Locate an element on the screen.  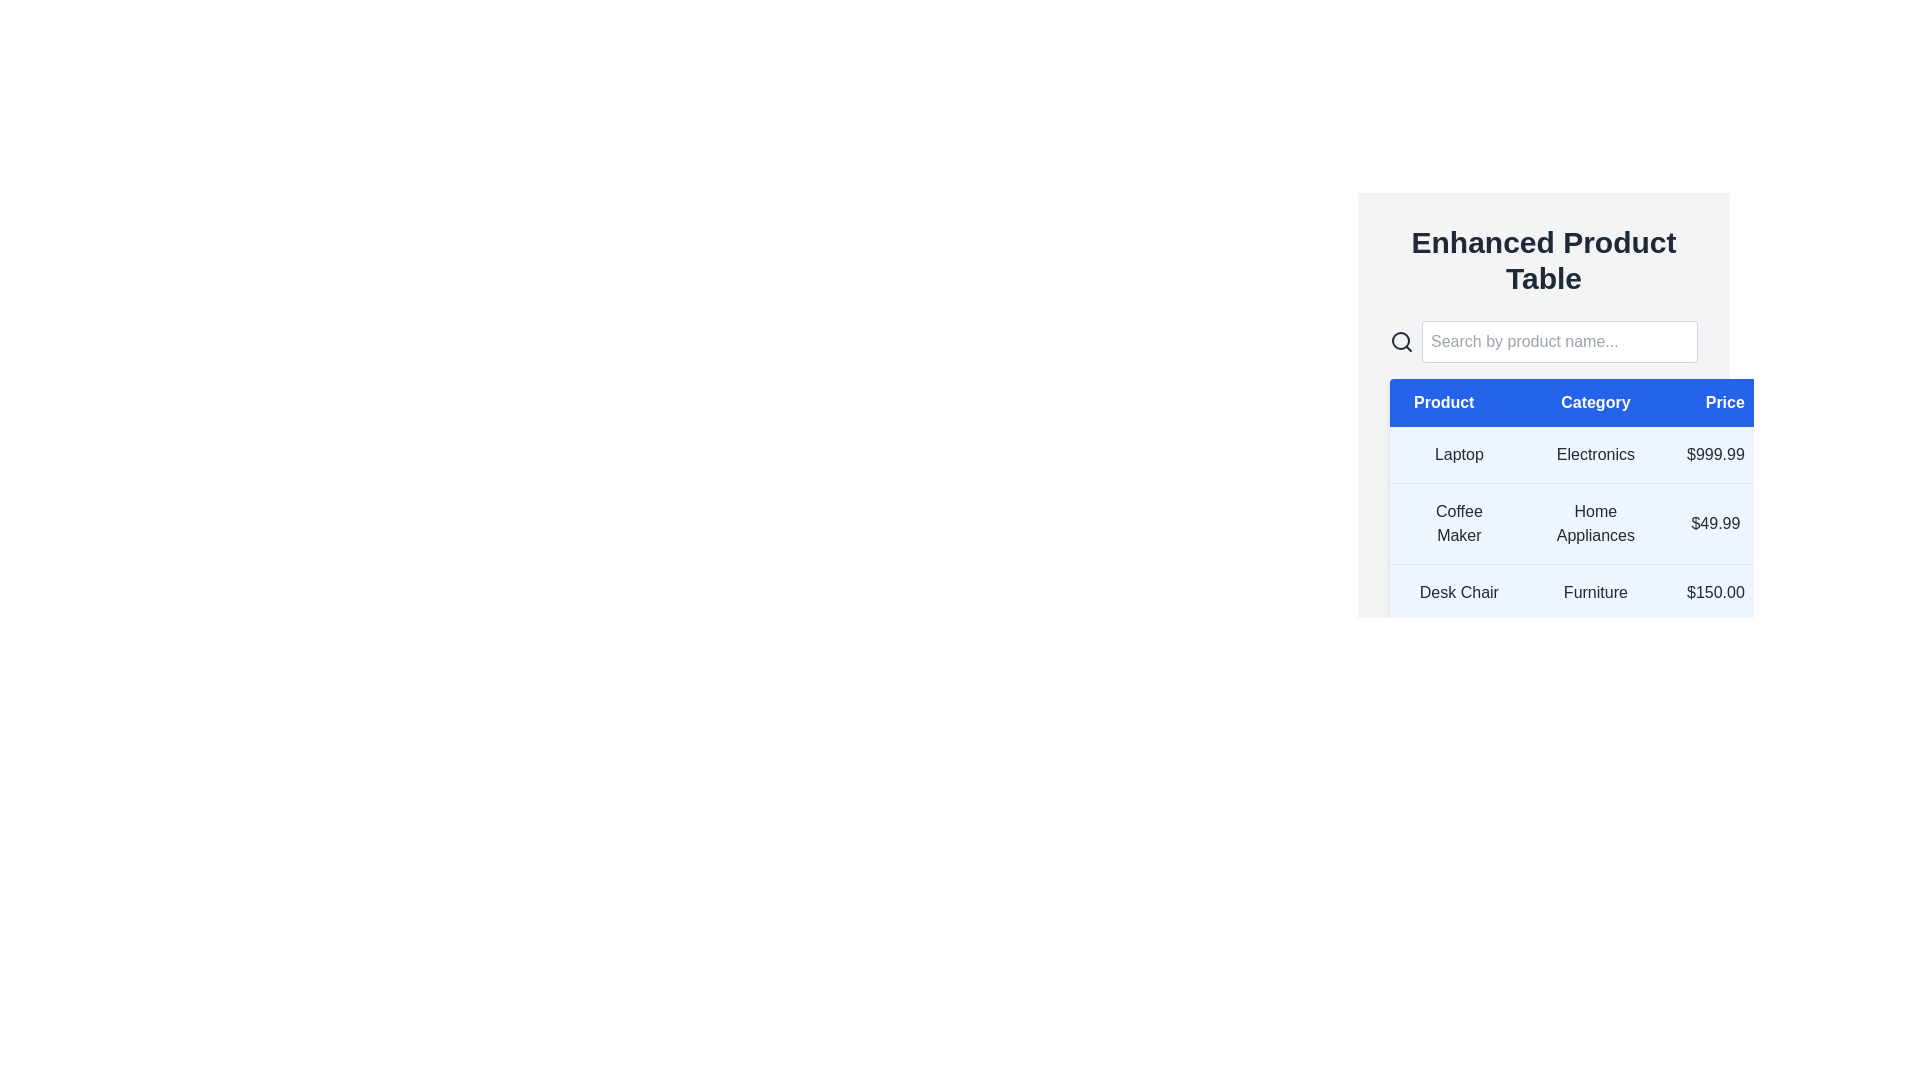
the 'Category' table column header, which is the second column header positioned between 'Product' and 'Price' is located at coordinates (1594, 402).